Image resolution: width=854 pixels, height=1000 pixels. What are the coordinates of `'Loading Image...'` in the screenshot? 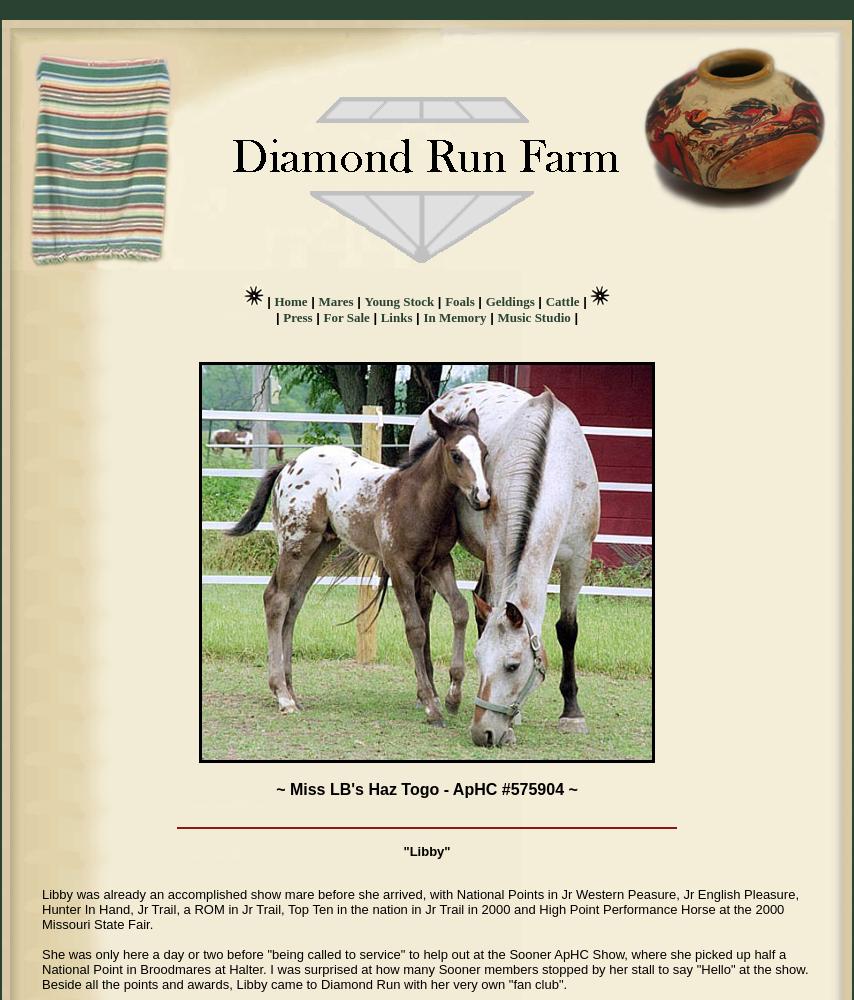 It's located at (77, 16).